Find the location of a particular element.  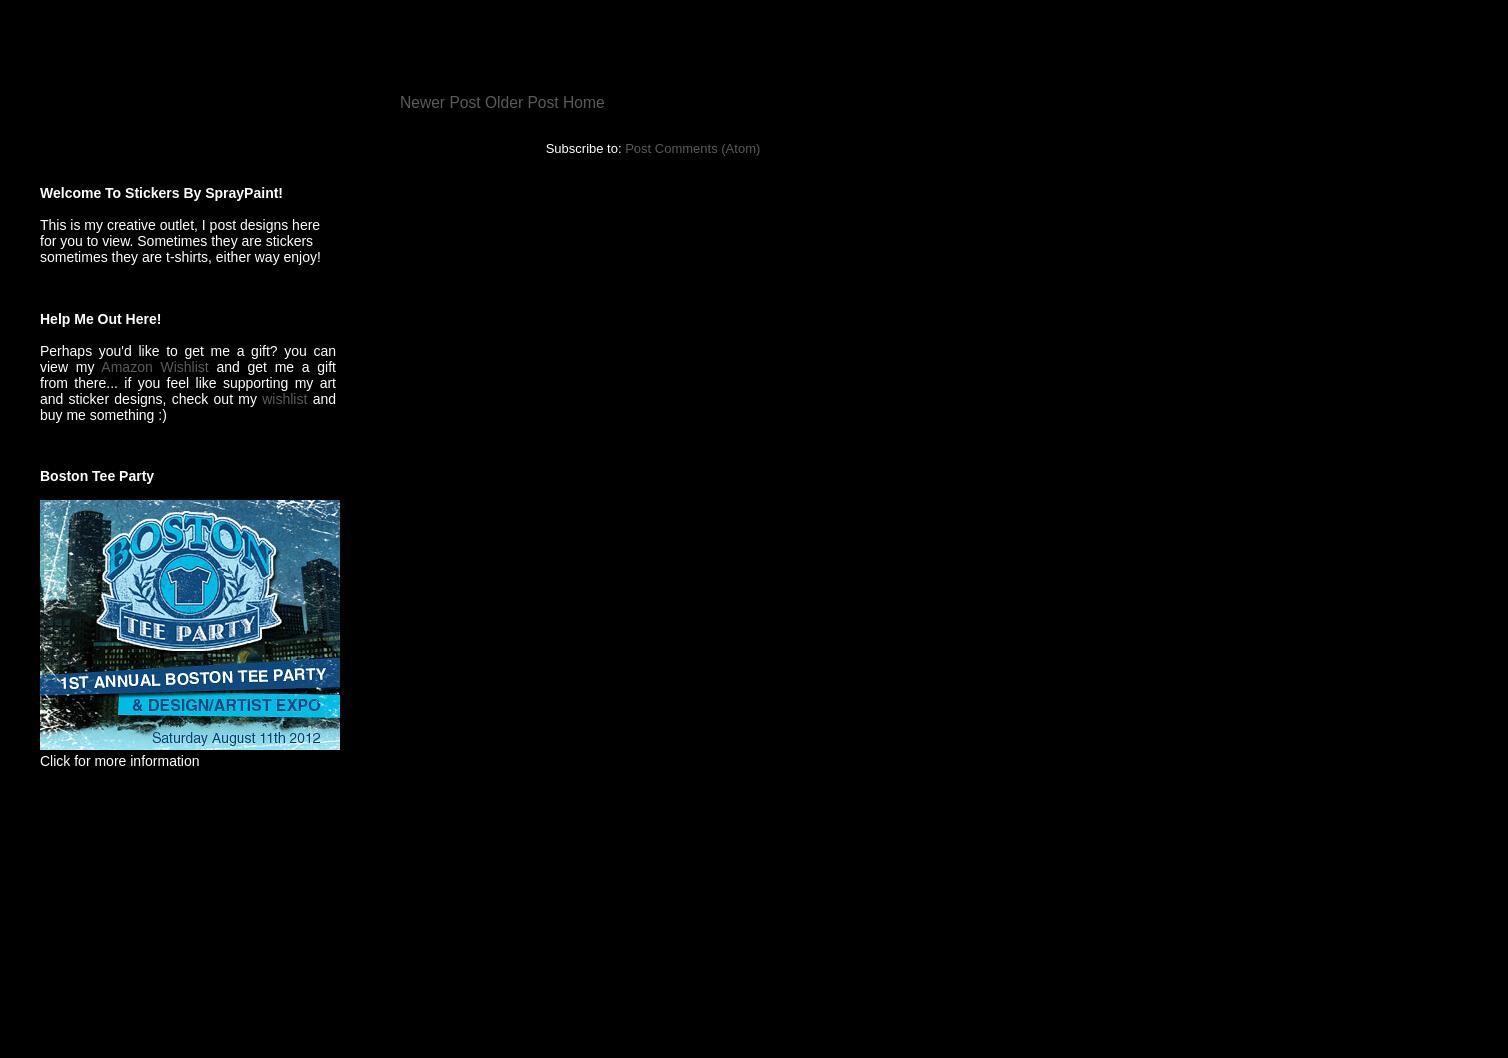

'Welcome To Stickers By SprayPaint!' is located at coordinates (161, 192).